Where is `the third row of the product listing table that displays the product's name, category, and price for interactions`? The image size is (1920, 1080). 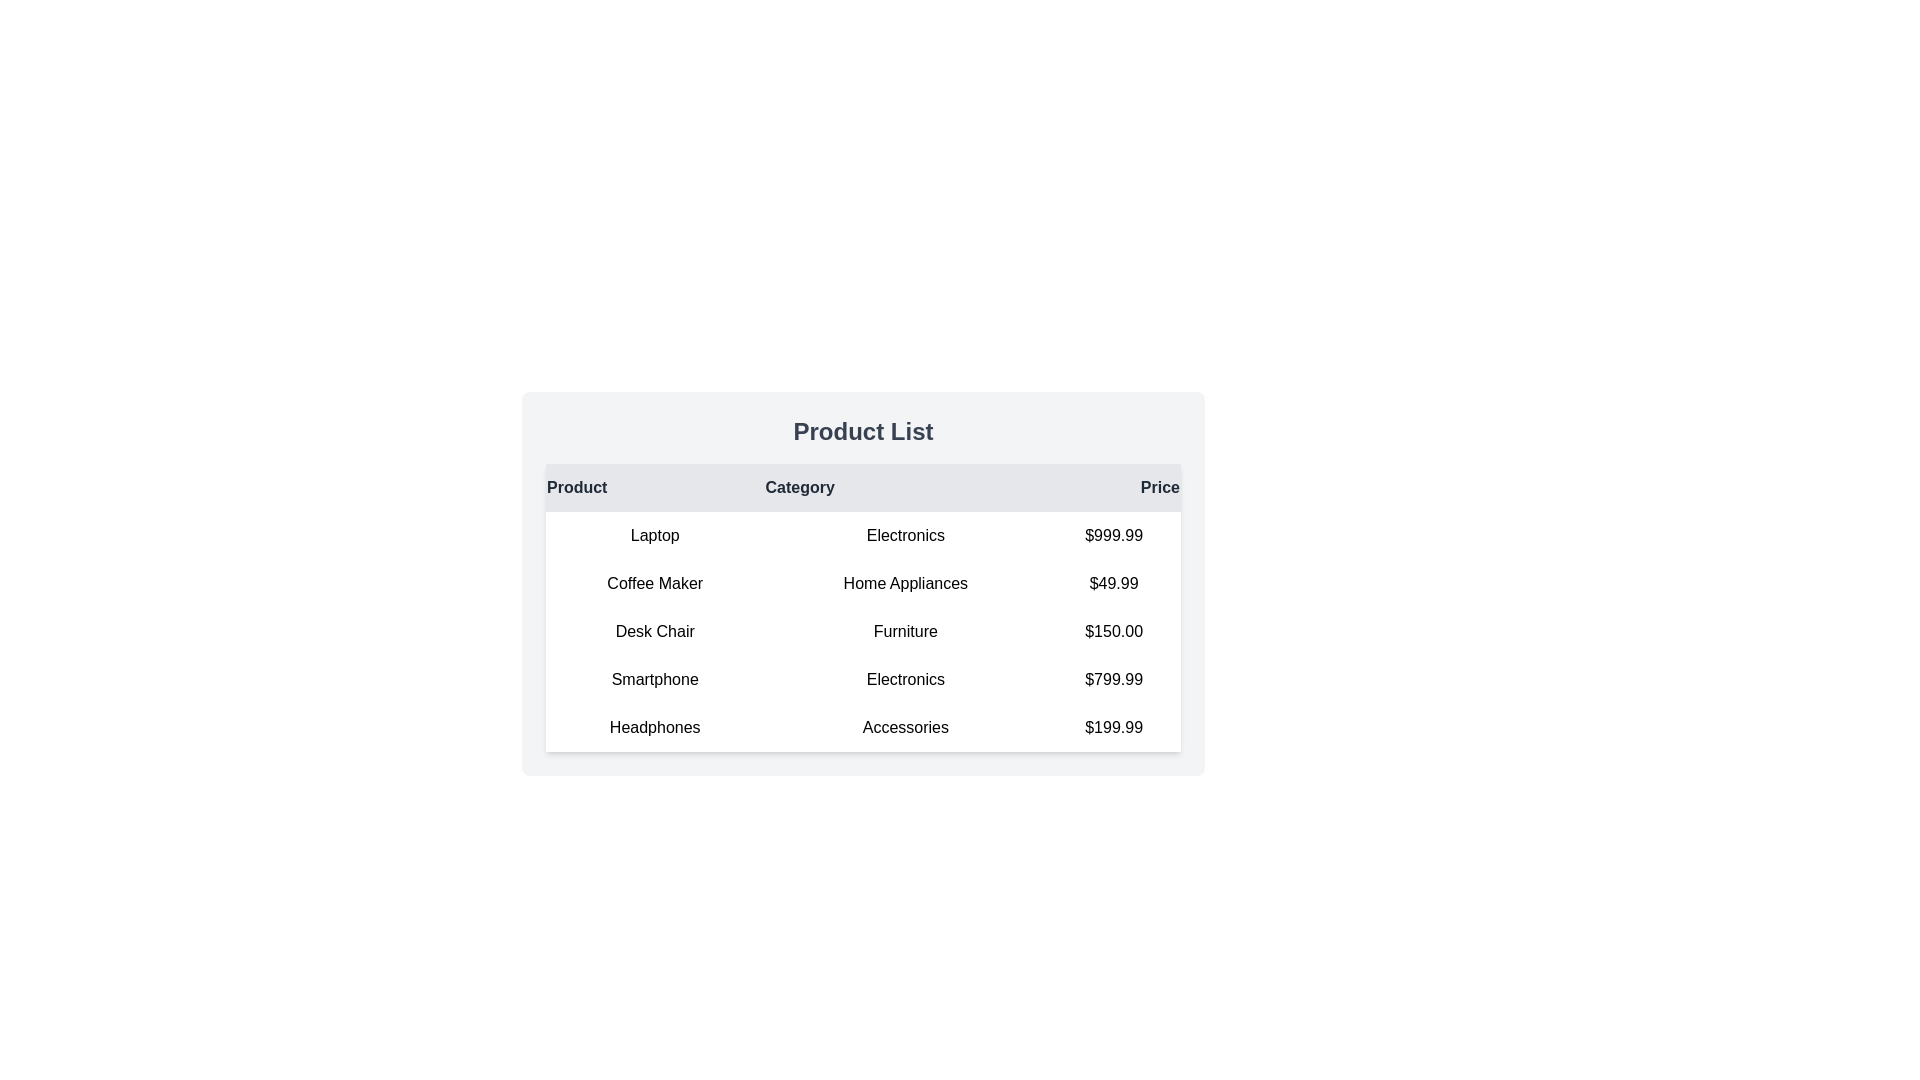
the third row of the product listing table that displays the product's name, category, and price for interactions is located at coordinates (863, 632).